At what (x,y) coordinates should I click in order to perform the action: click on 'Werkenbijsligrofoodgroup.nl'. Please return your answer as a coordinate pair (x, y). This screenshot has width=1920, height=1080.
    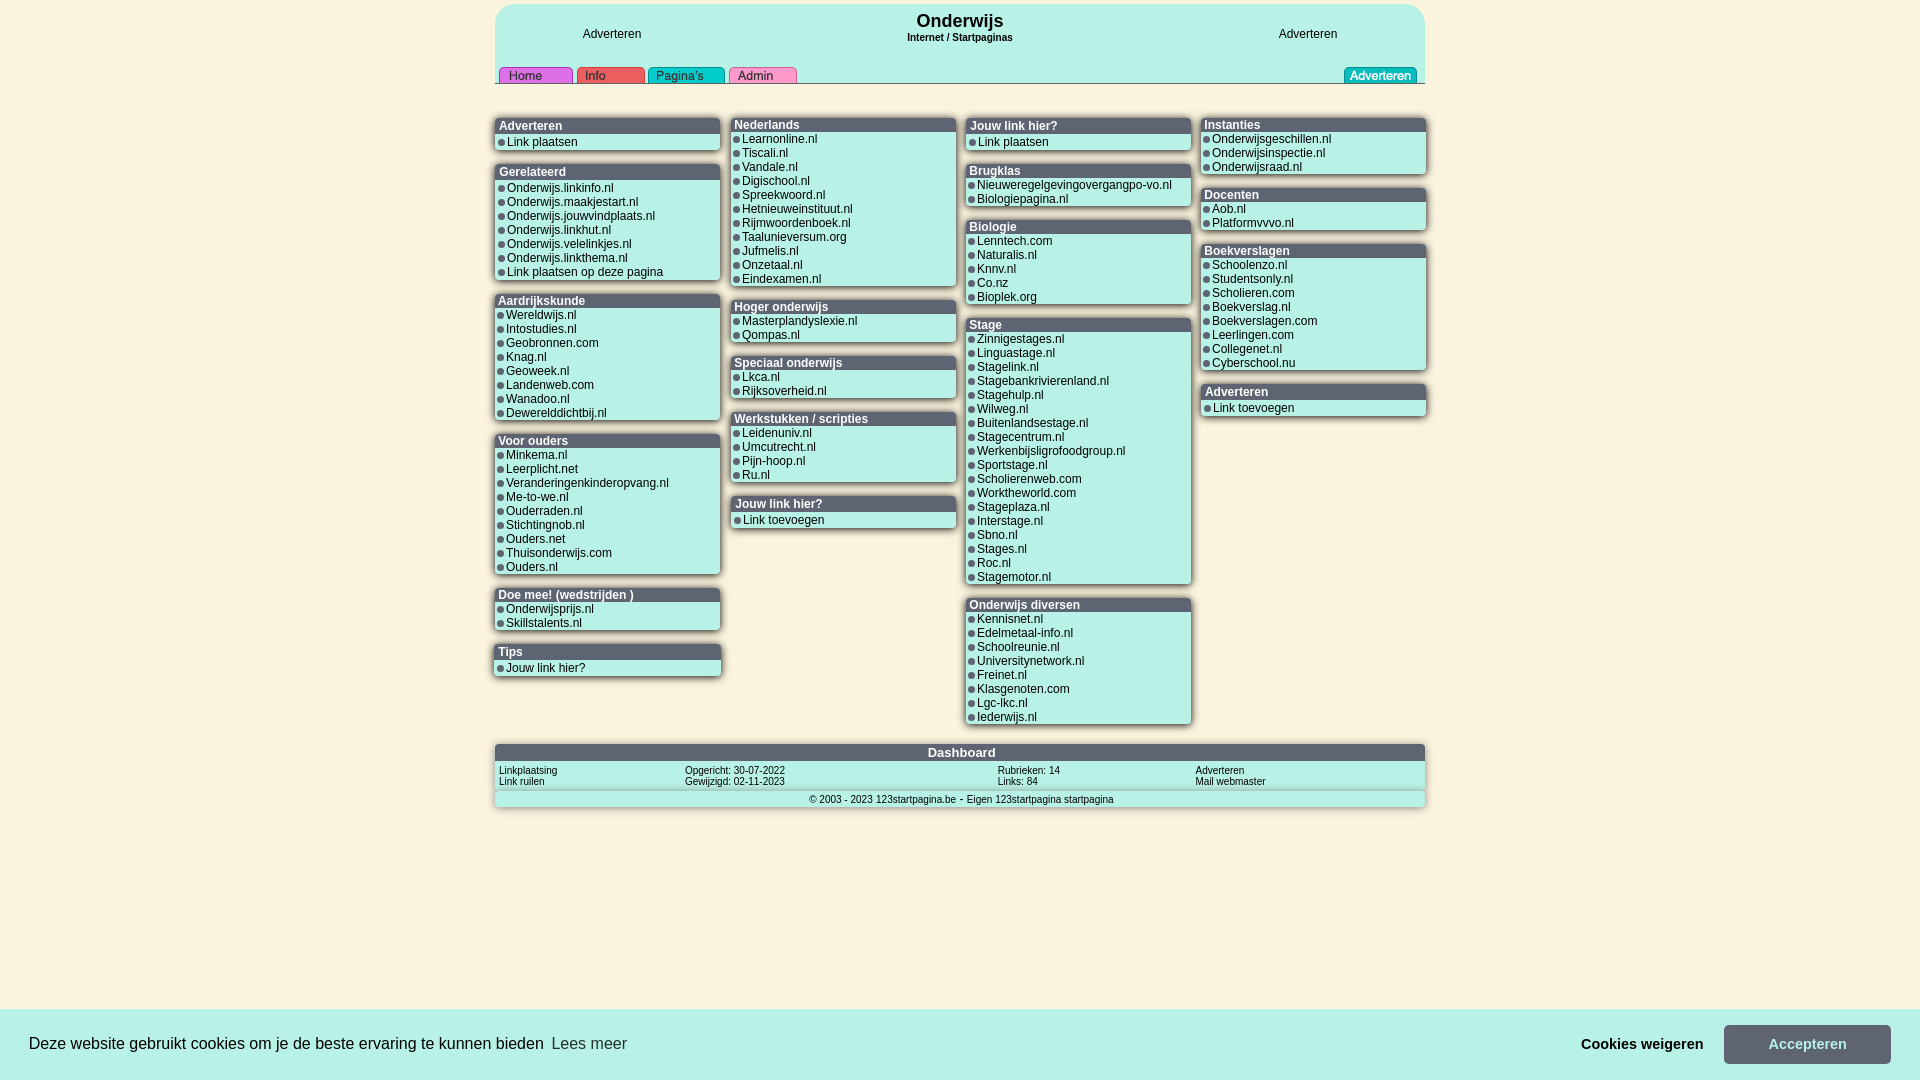
    Looking at the image, I should click on (1050, 451).